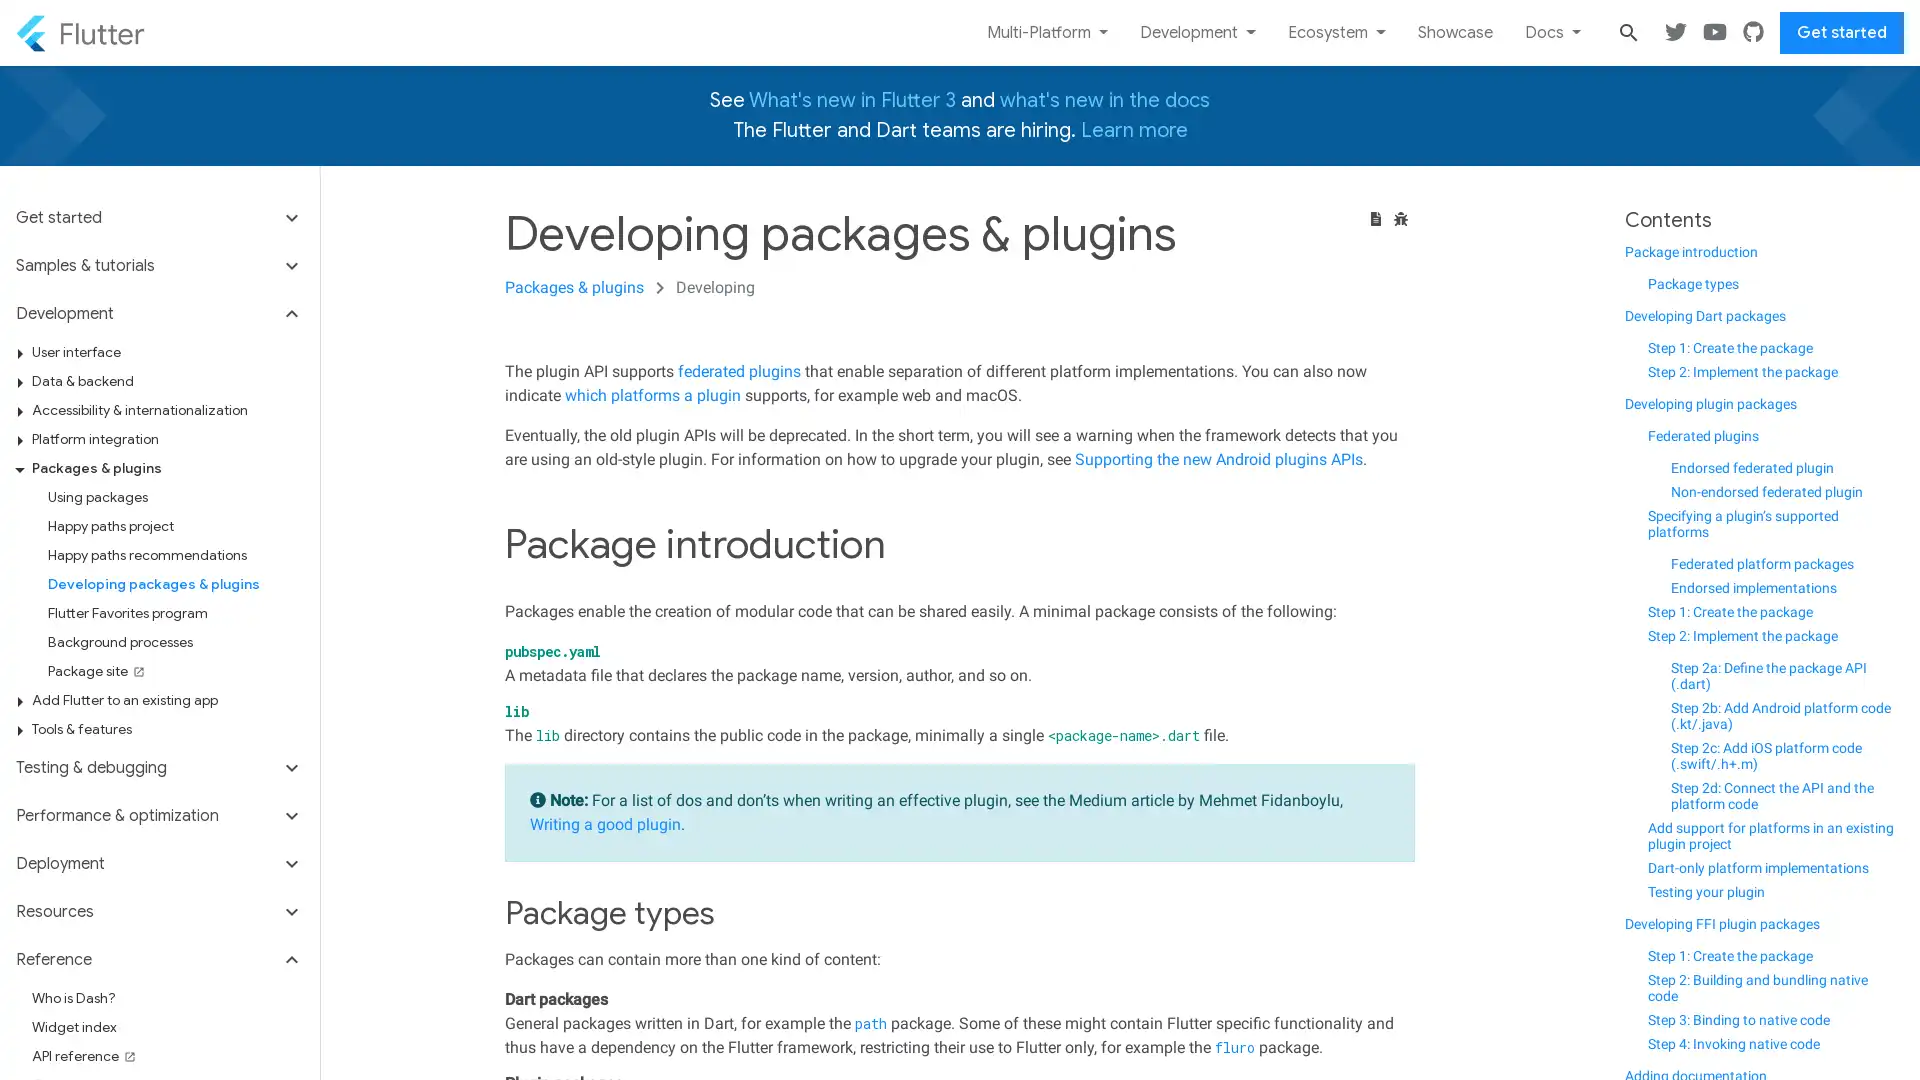 The height and width of the screenshot is (1080, 1920). What do you see at coordinates (158, 959) in the screenshot?
I see `Reference keyboard_arrow_down` at bounding box center [158, 959].